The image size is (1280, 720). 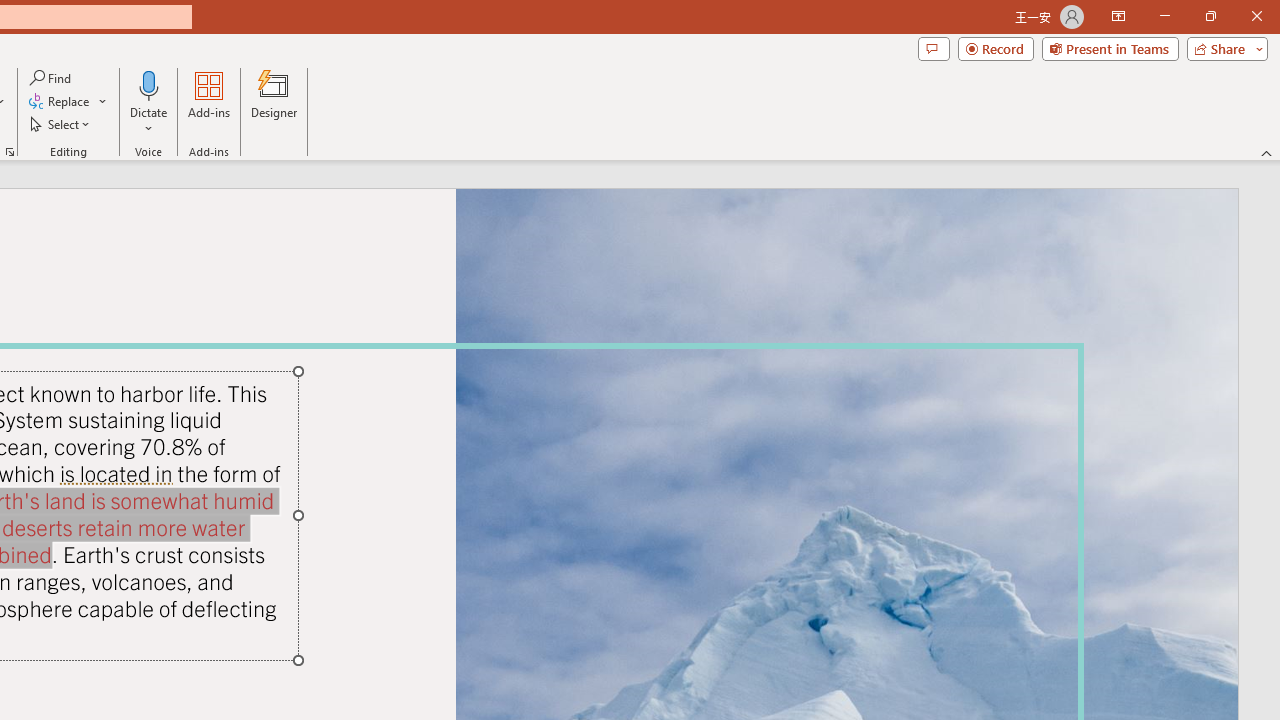 I want to click on 'Find...', so click(x=51, y=77).